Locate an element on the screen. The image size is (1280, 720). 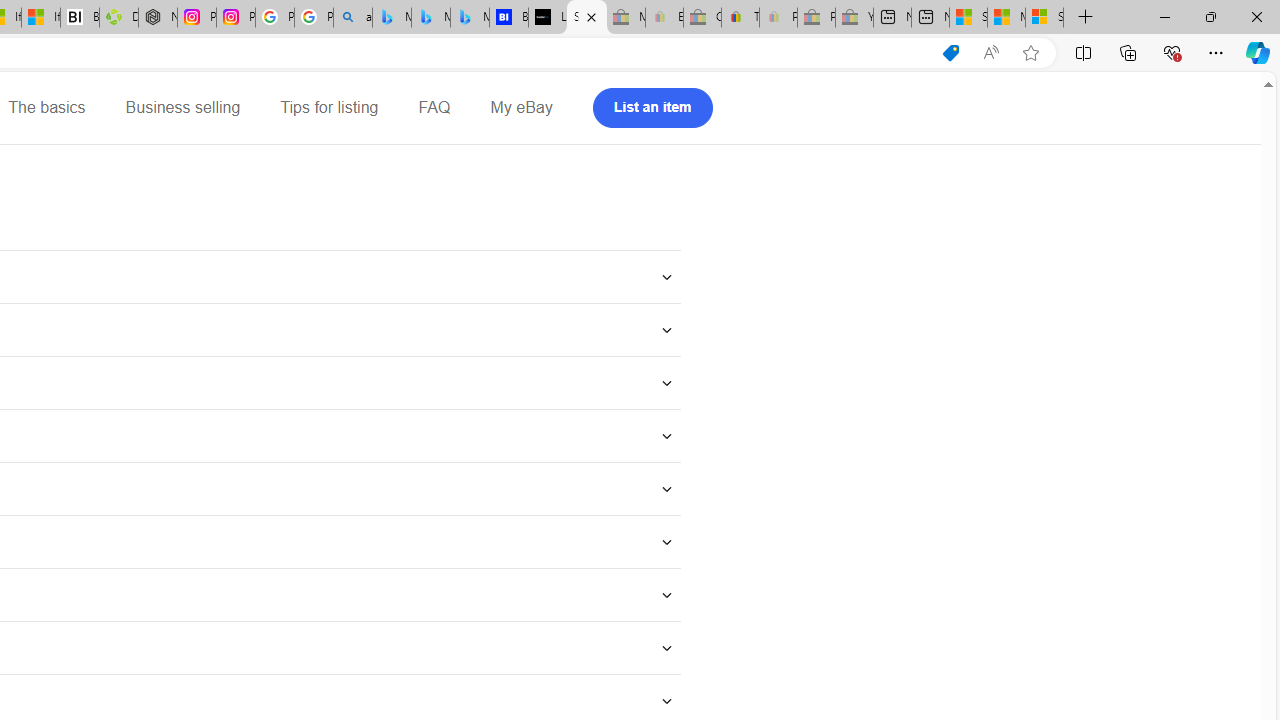
'Nordace - Nordace Edin Collection' is located at coordinates (157, 17).